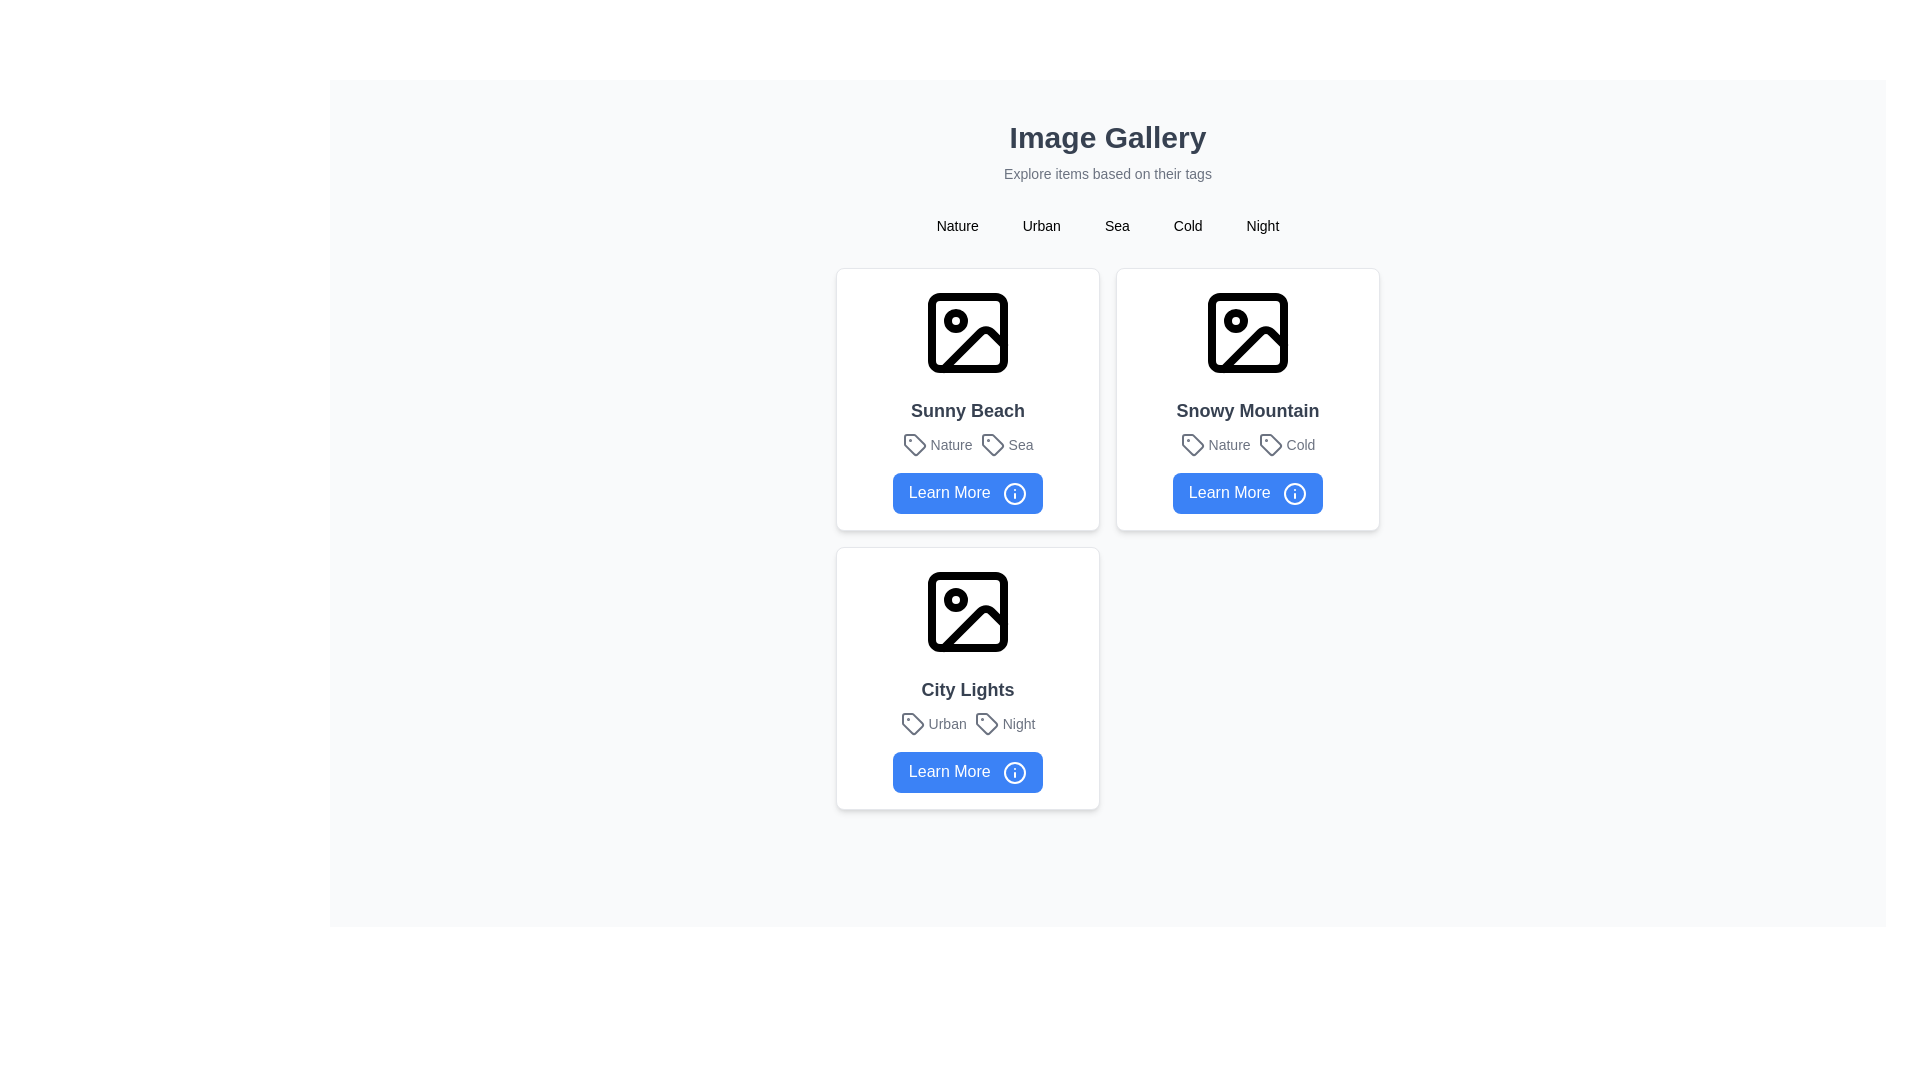 This screenshot has height=1080, width=1920. Describe the element at coordinates (1107, 137) in the screenshot. I see `the large text heading displaying 'Image Gallery', which is prominently positioned at the top center of the page` at that location.